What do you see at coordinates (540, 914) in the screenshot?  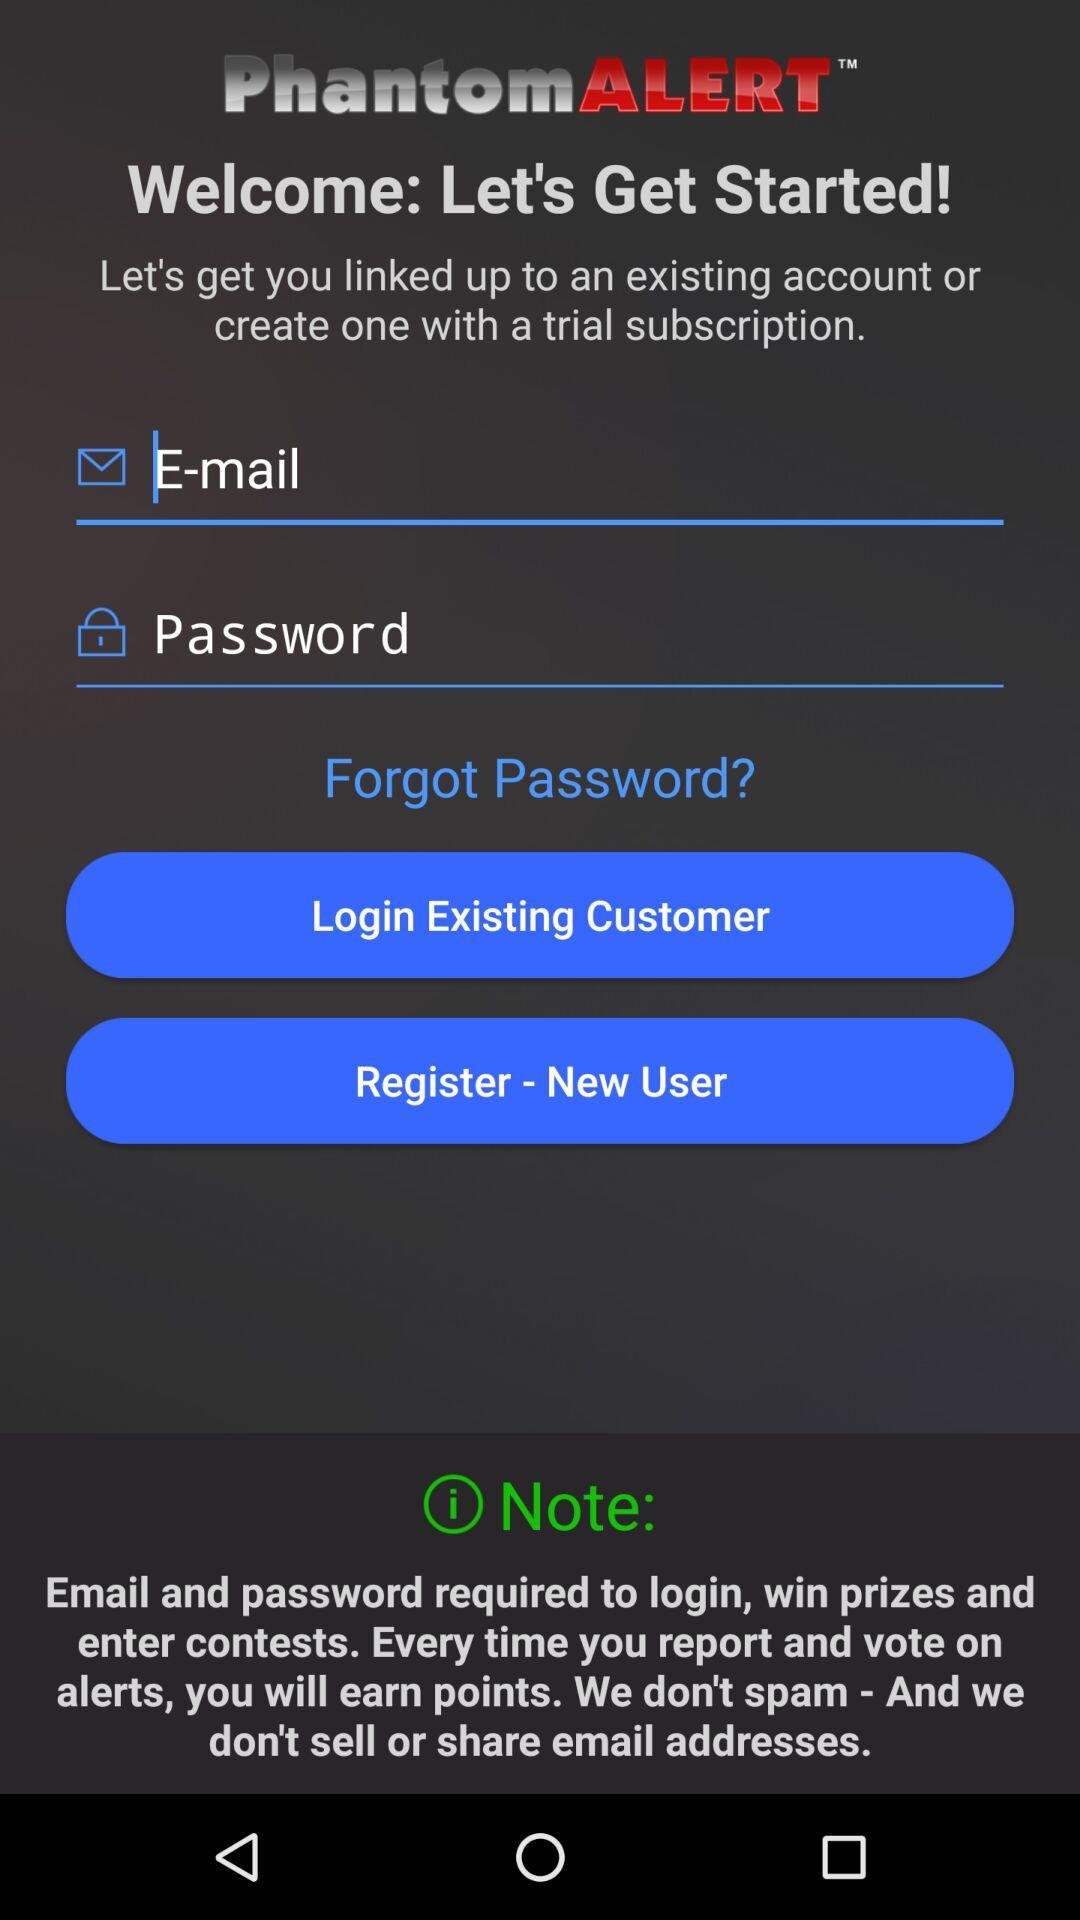 I see `the login existing customer` at bounding box center [540, 914].